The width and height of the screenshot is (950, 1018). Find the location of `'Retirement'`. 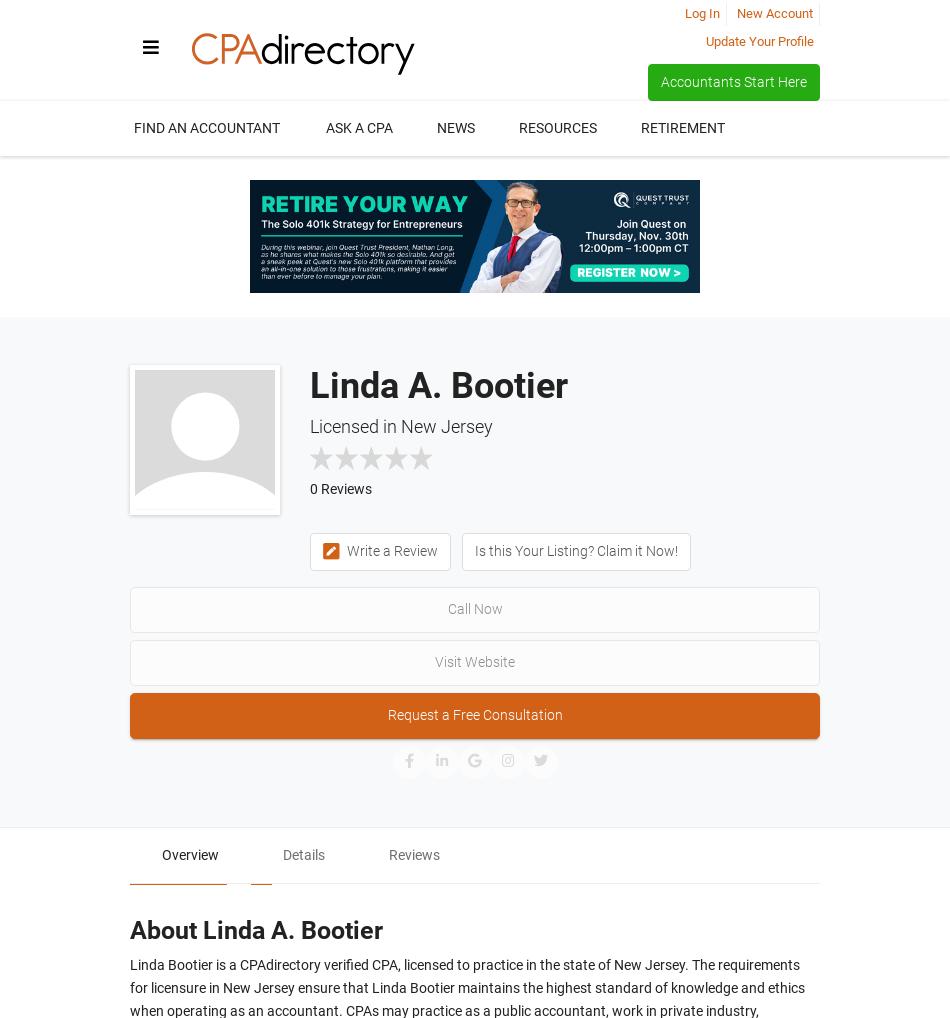

'Retirement' is located at coordinates (682, 127).